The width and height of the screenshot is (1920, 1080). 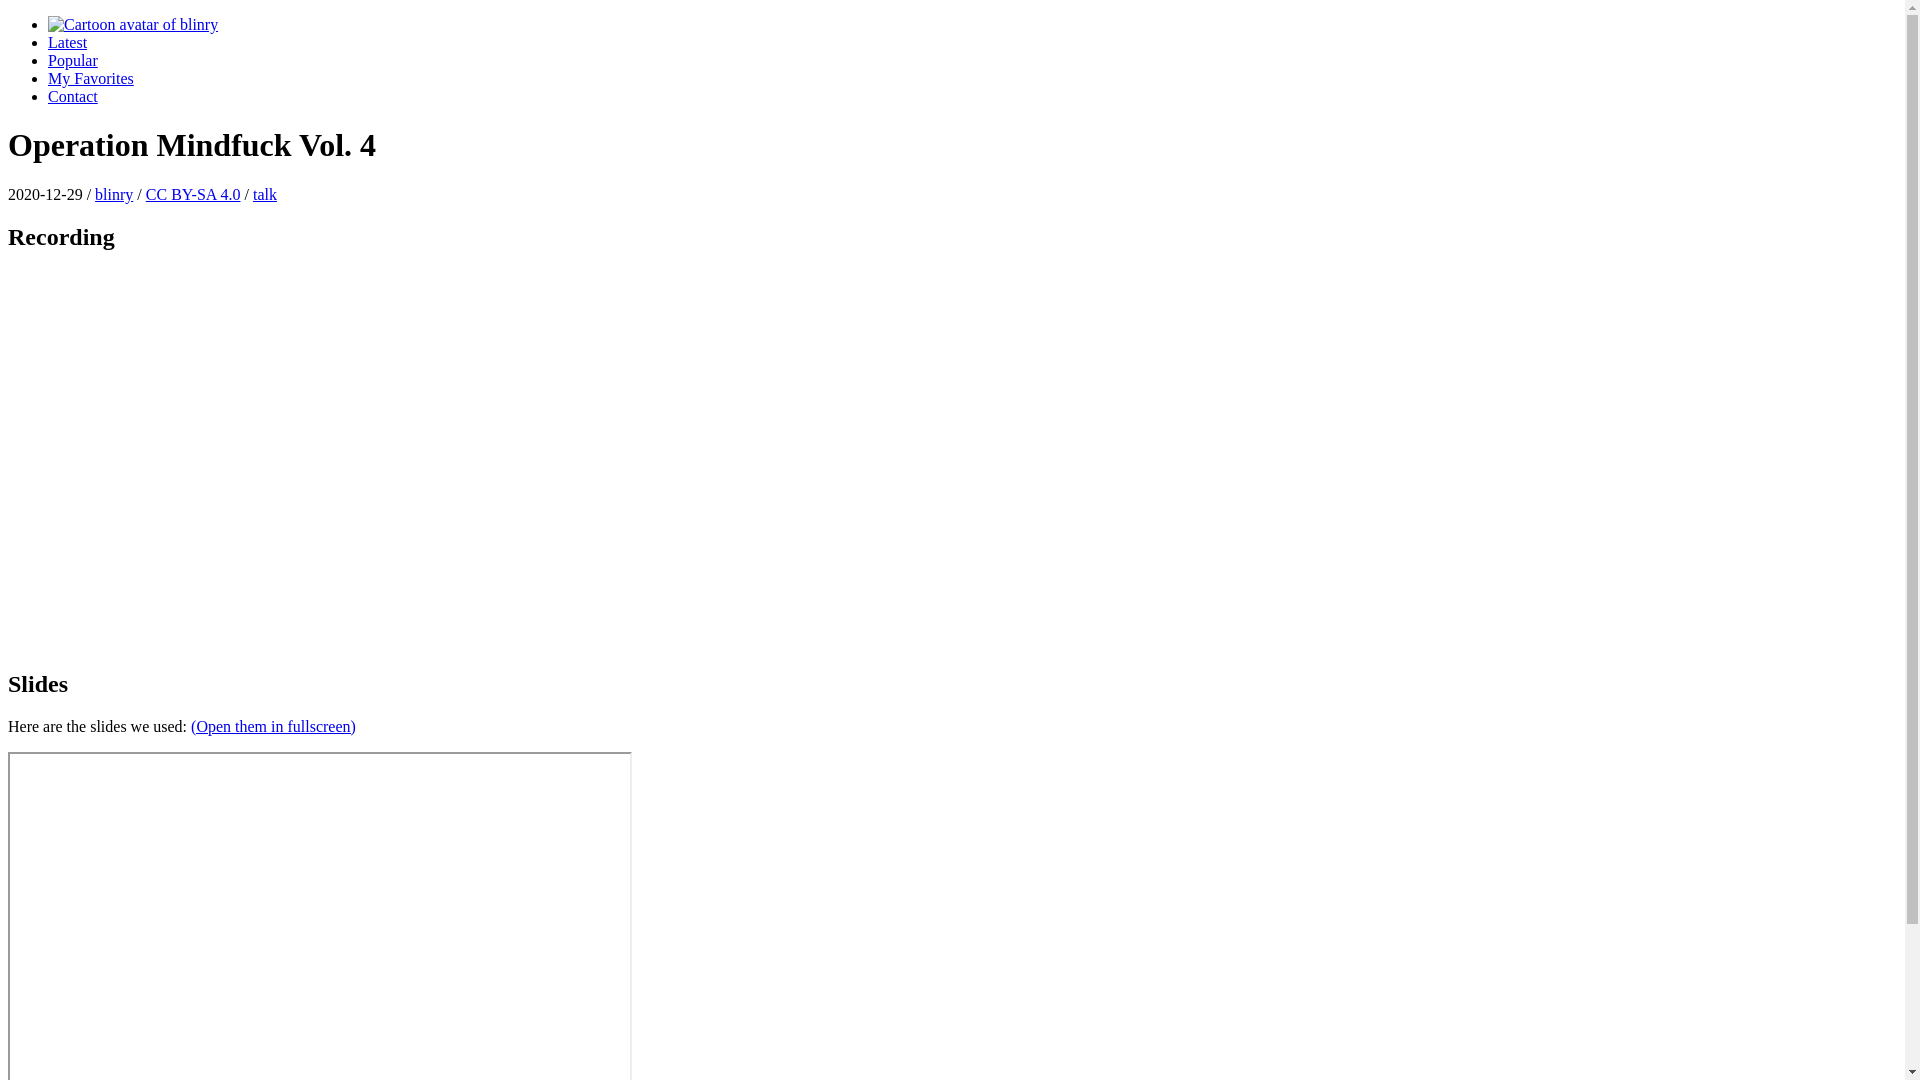 I want to click on 'blinry', so click(x=113, y=194).